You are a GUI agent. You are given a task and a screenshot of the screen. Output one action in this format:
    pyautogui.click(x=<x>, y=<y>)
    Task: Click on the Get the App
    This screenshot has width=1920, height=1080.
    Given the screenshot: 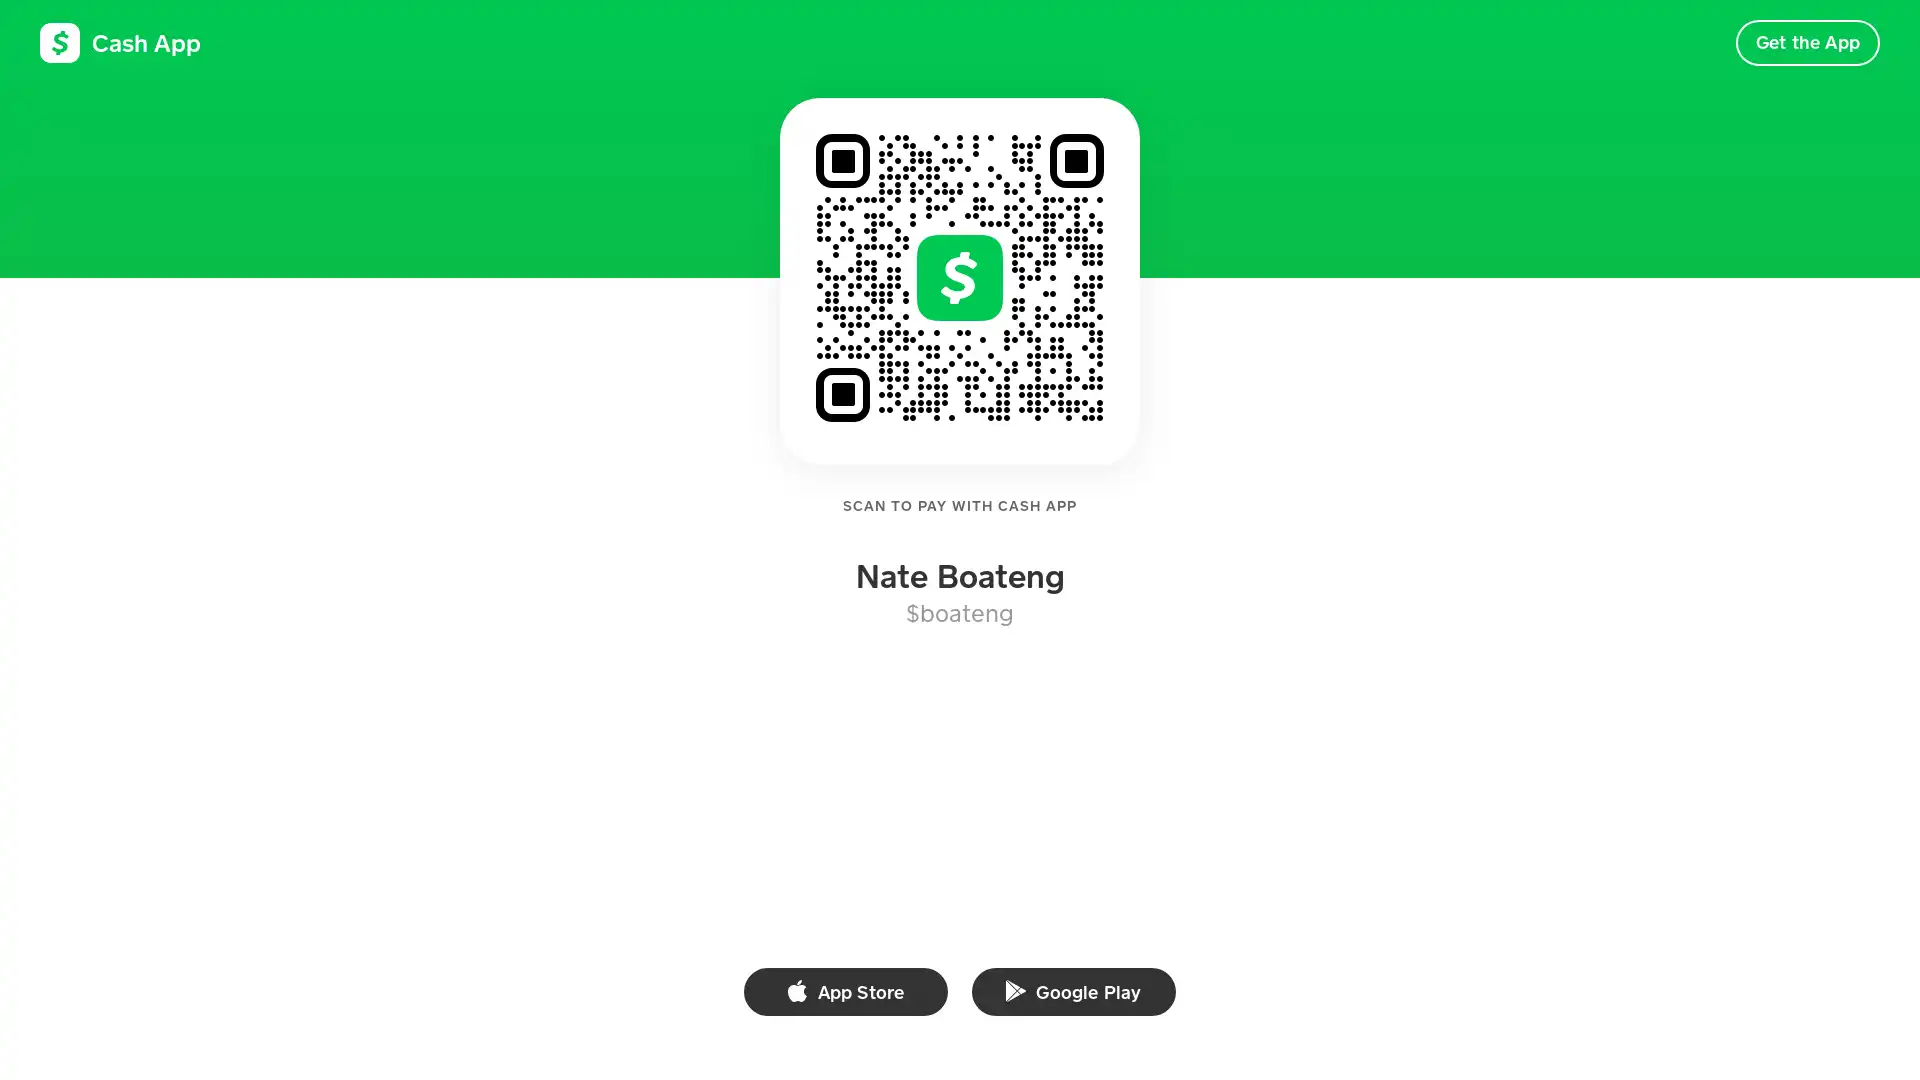 What is the action you would take?
    pyautogui.click(x=1807, y=42)
    